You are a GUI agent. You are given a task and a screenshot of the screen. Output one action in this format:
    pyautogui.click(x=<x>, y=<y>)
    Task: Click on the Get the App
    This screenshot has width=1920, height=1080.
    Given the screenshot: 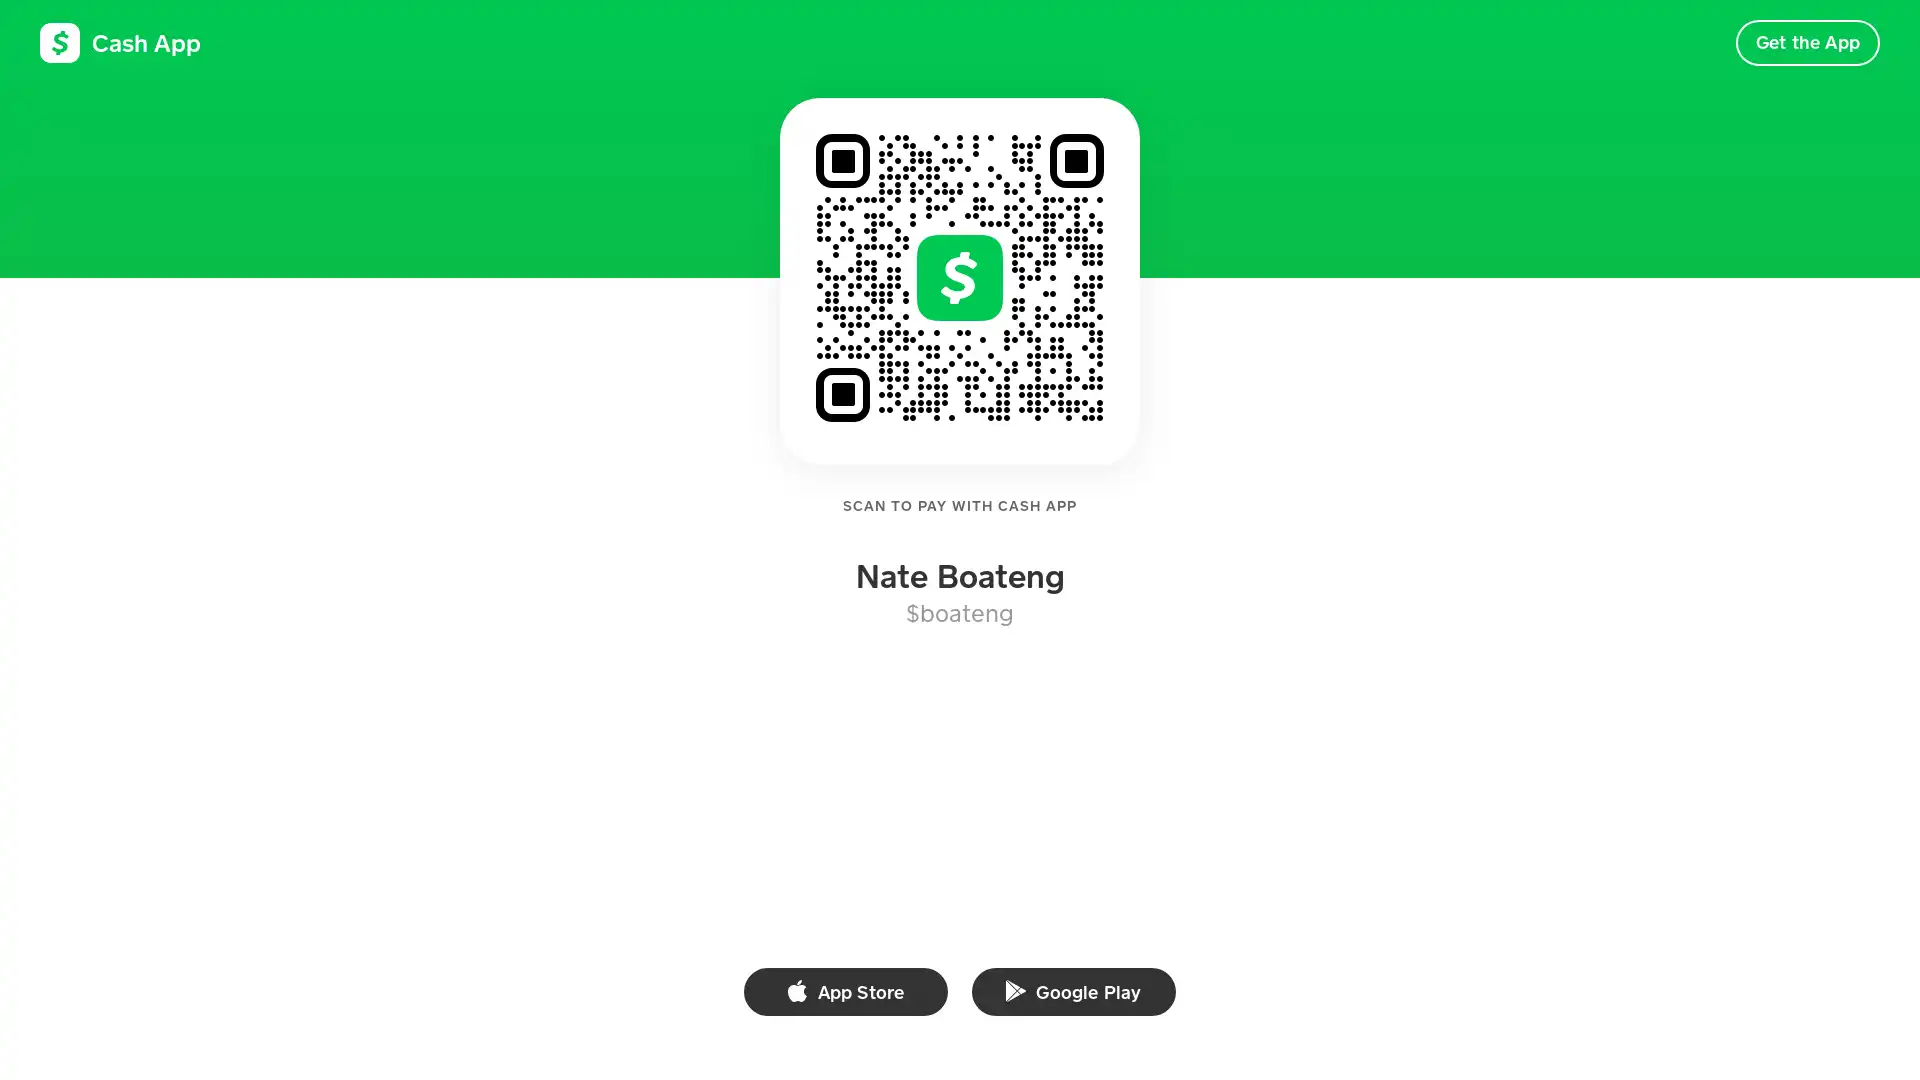 What is the action you would take?
    pyautogui.click(x=1807, y=42)
    